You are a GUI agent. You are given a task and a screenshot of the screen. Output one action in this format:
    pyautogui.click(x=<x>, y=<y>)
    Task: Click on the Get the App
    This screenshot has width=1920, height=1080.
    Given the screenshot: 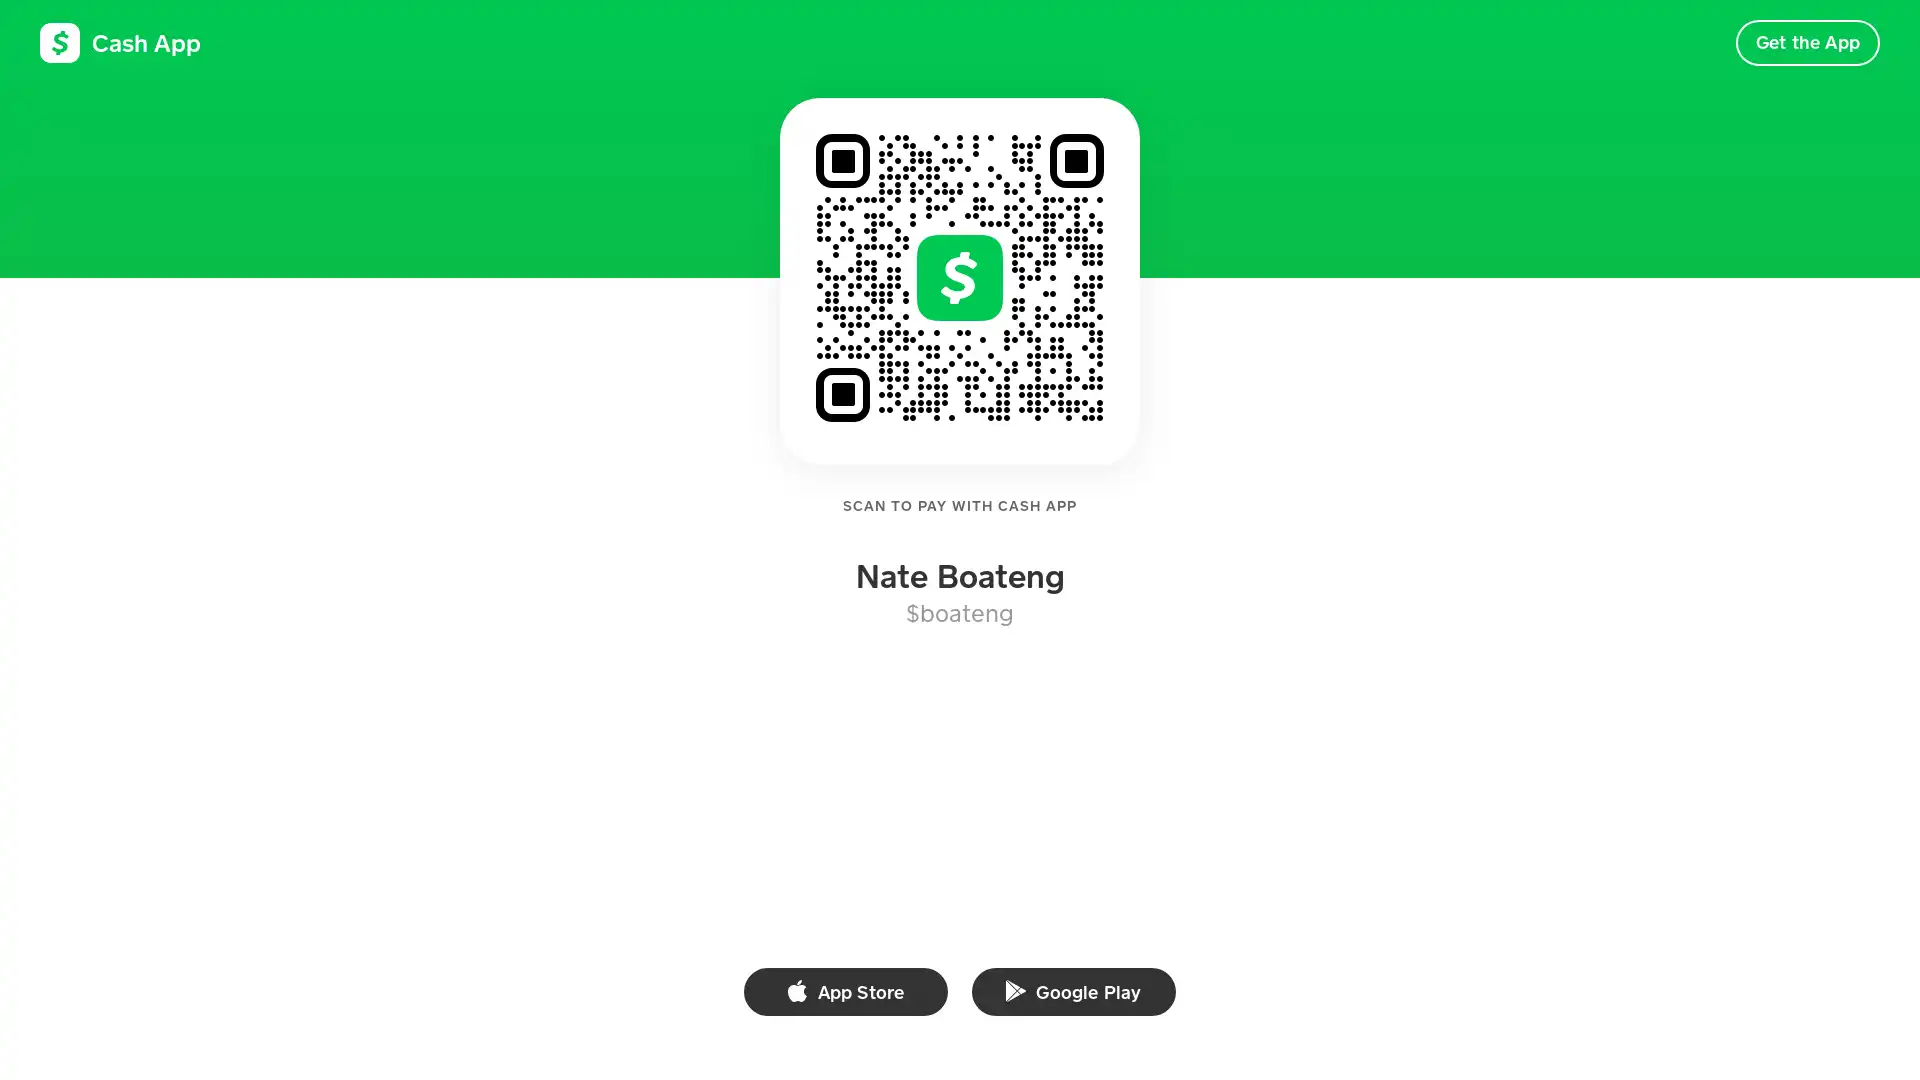 What is the action you would take?
    pyautogui.click(x=1807, y=42)
    